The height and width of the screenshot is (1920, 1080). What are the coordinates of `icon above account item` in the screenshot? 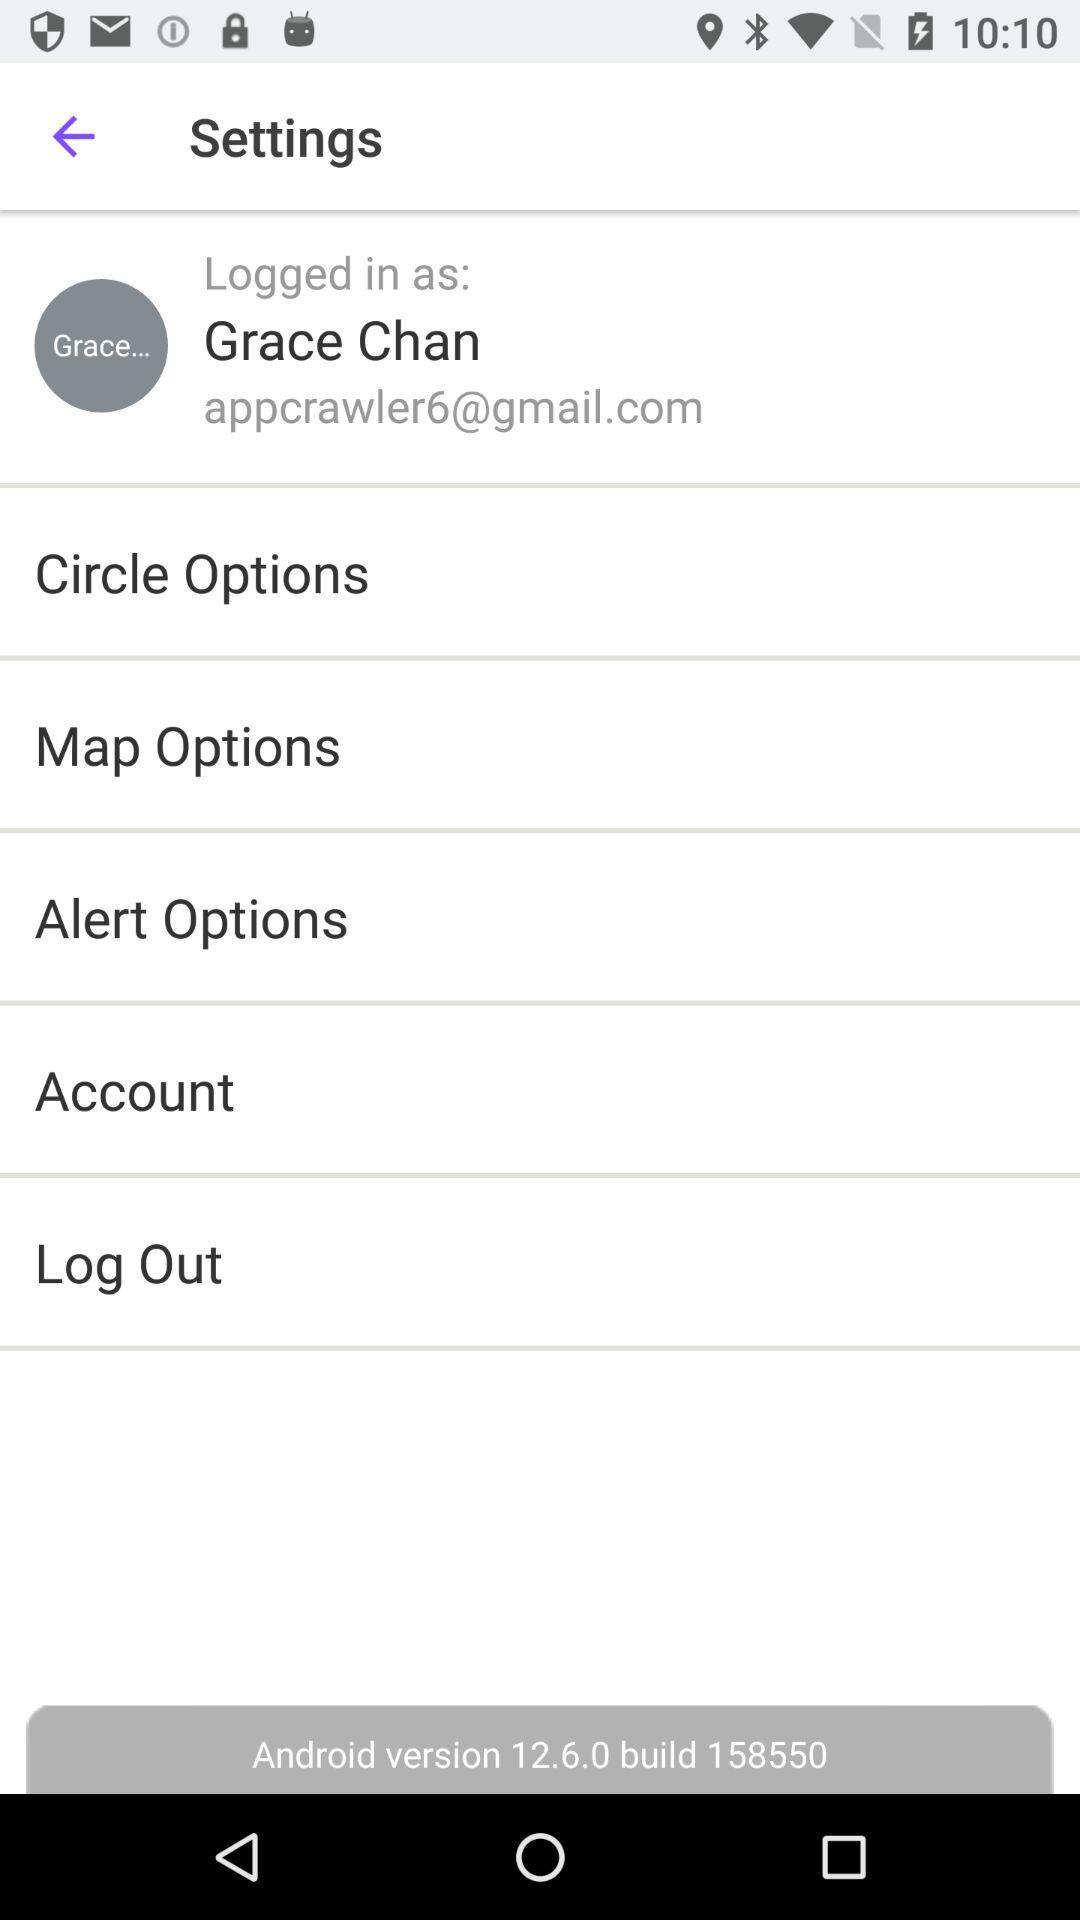 It's located at (191, 915).